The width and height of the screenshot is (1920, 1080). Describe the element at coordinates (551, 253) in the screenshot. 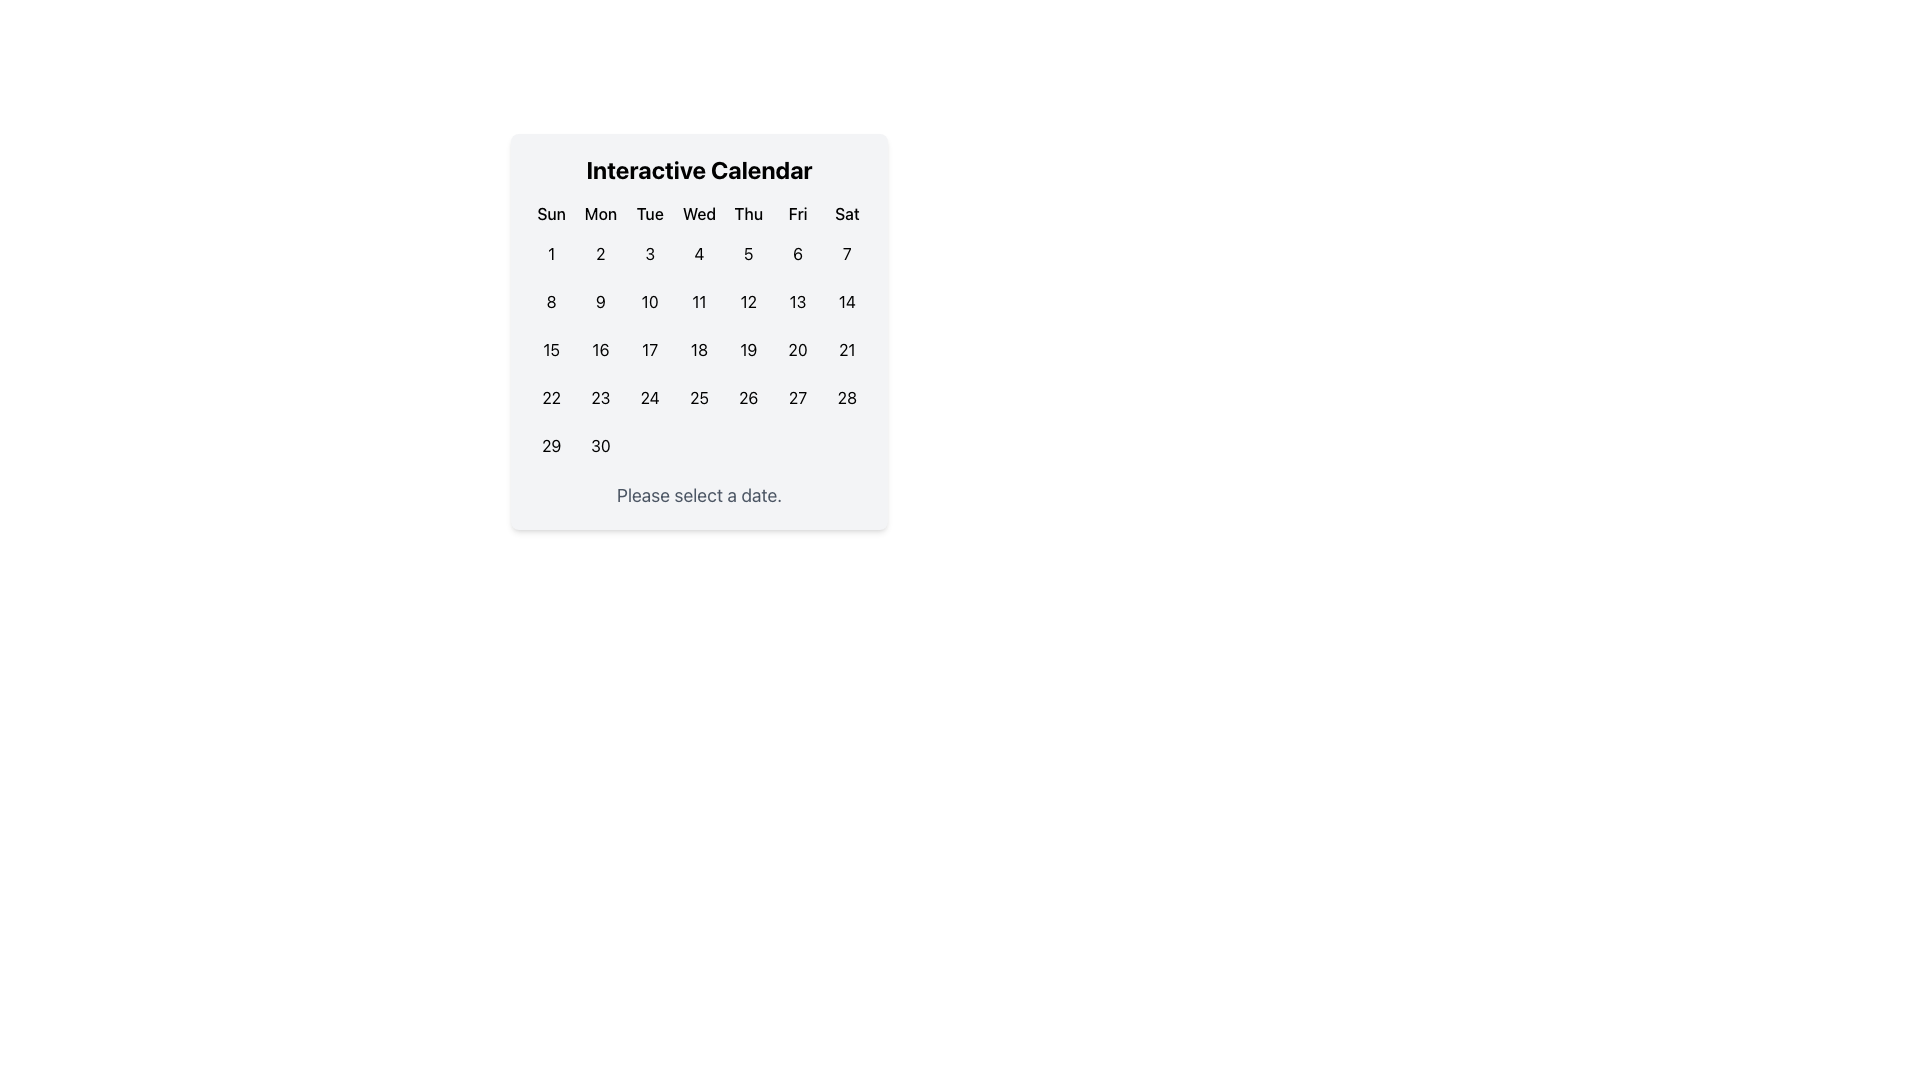

I see `the first day of the month in the calendar view` at that location.